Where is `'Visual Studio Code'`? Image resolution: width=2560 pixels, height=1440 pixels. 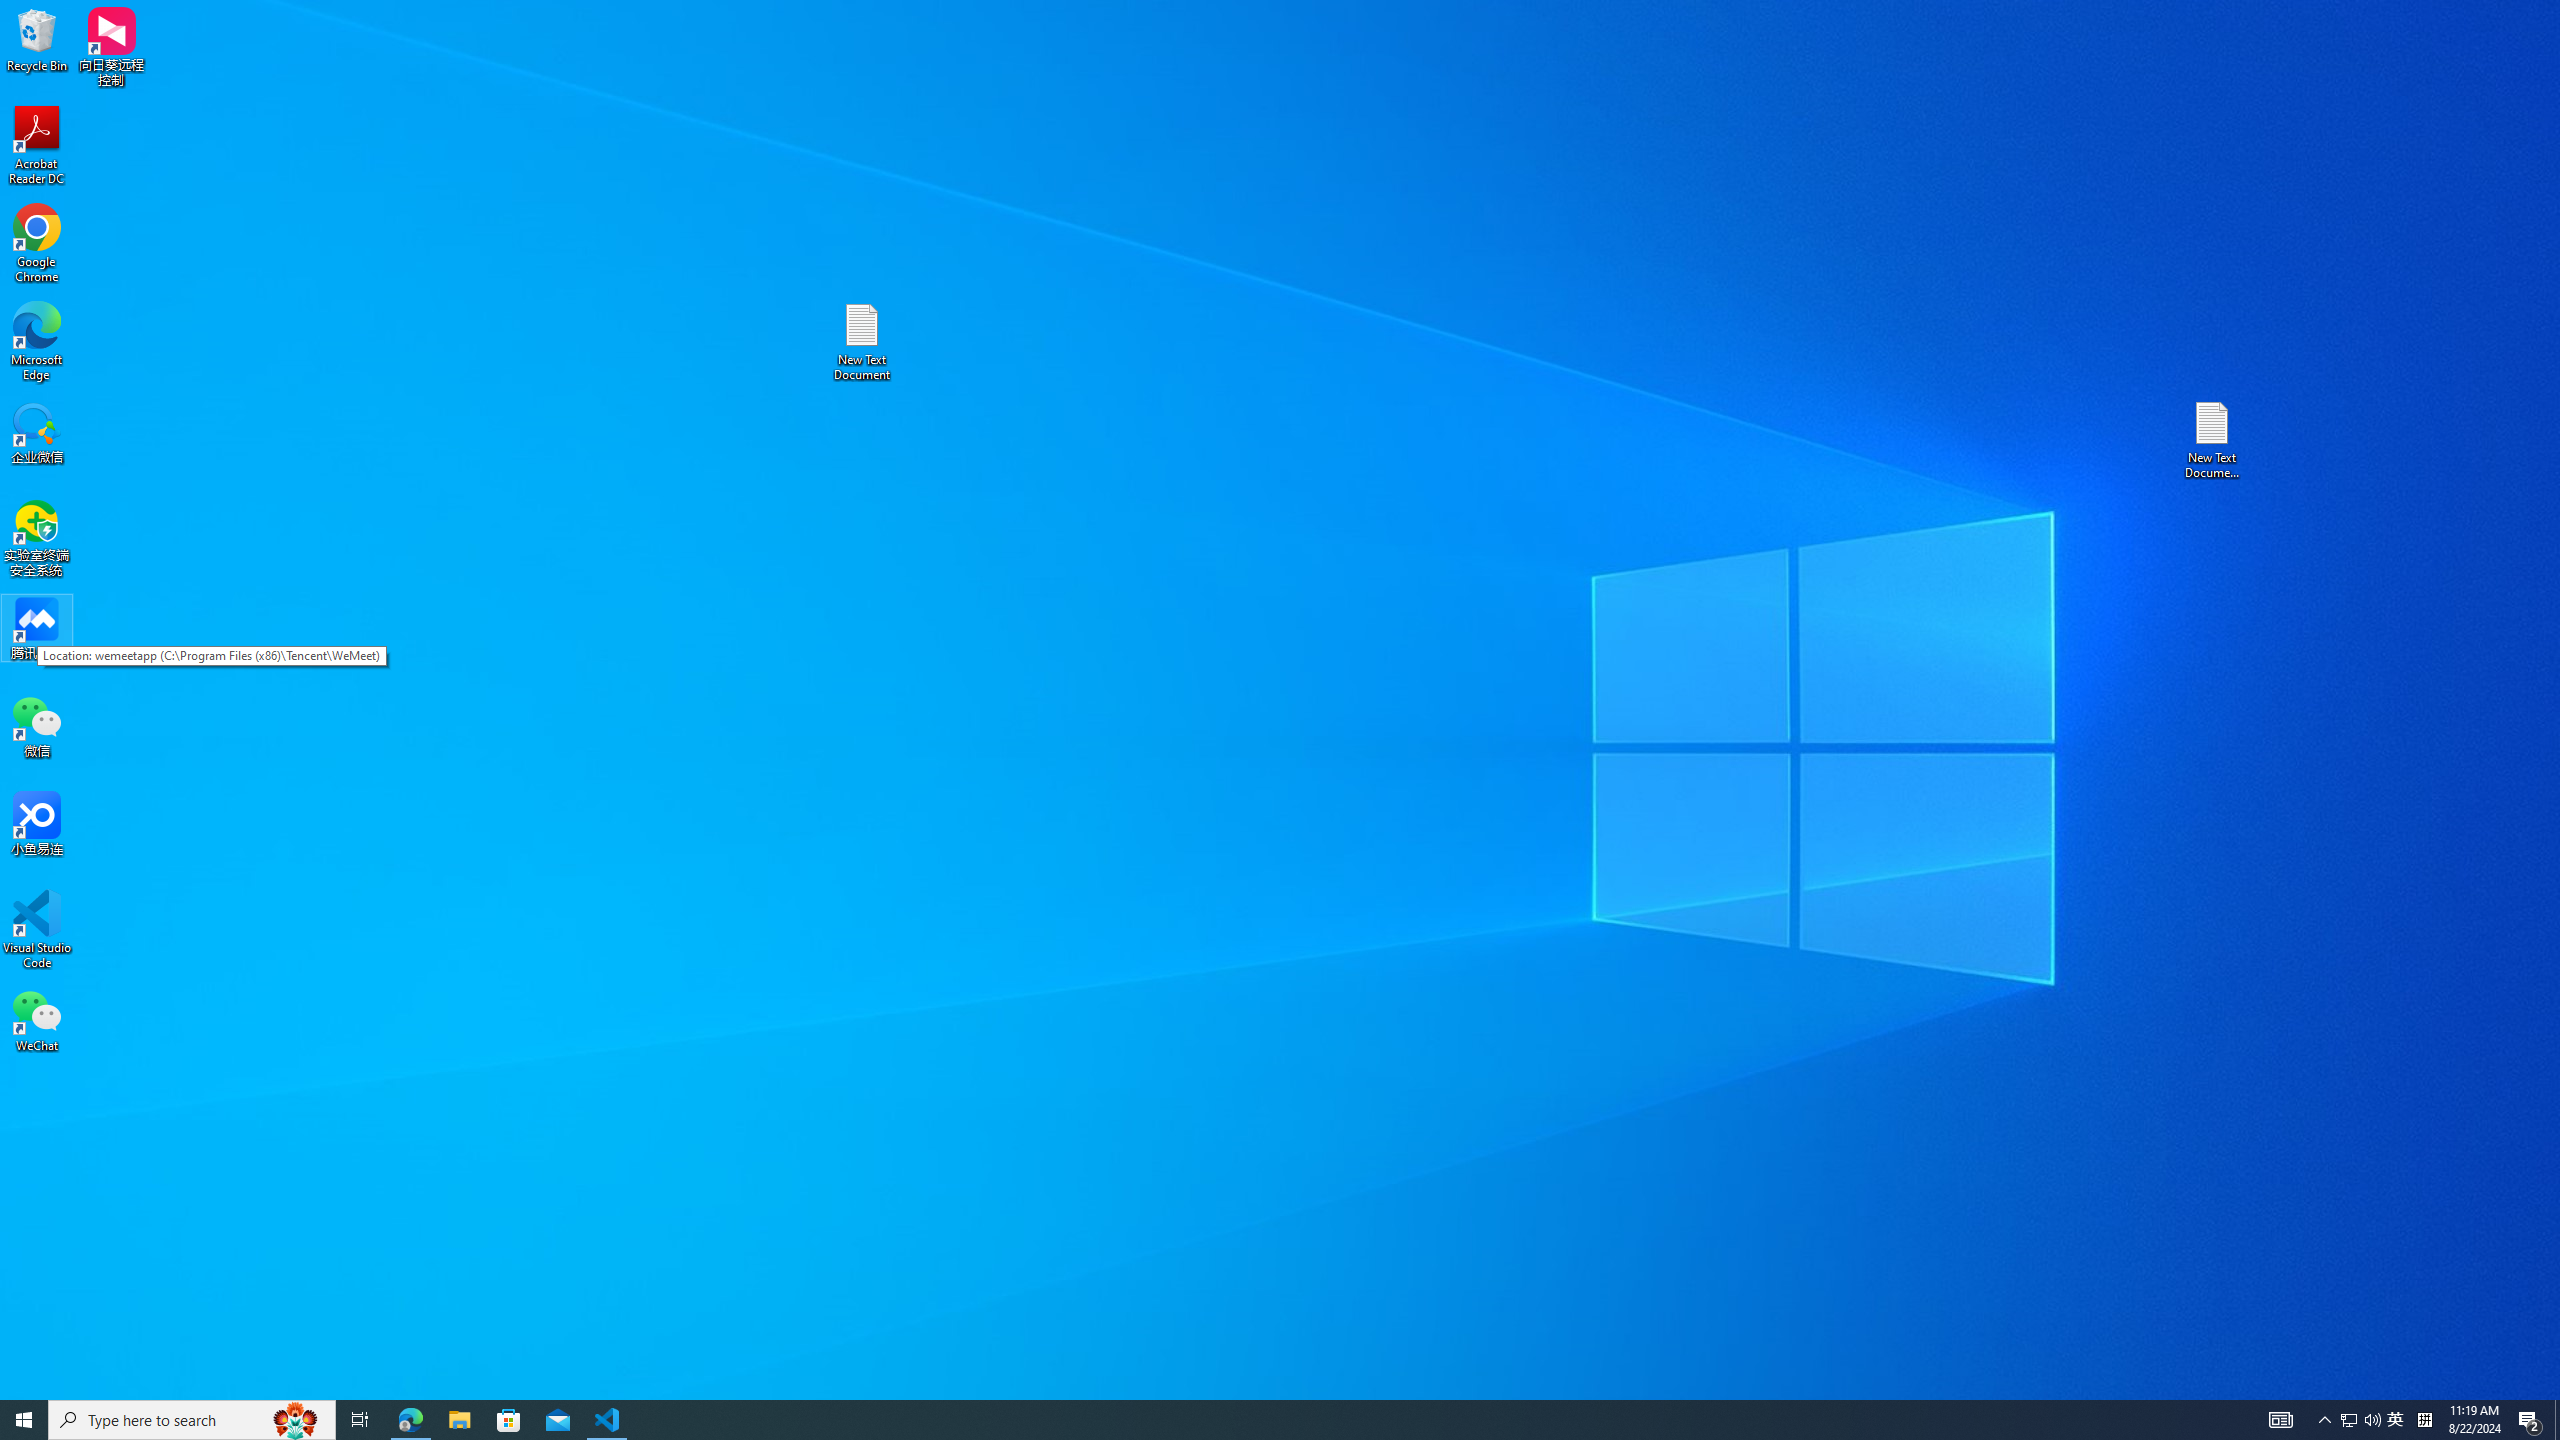
'Visual Studio Code' is located at coordinates (36, 928).